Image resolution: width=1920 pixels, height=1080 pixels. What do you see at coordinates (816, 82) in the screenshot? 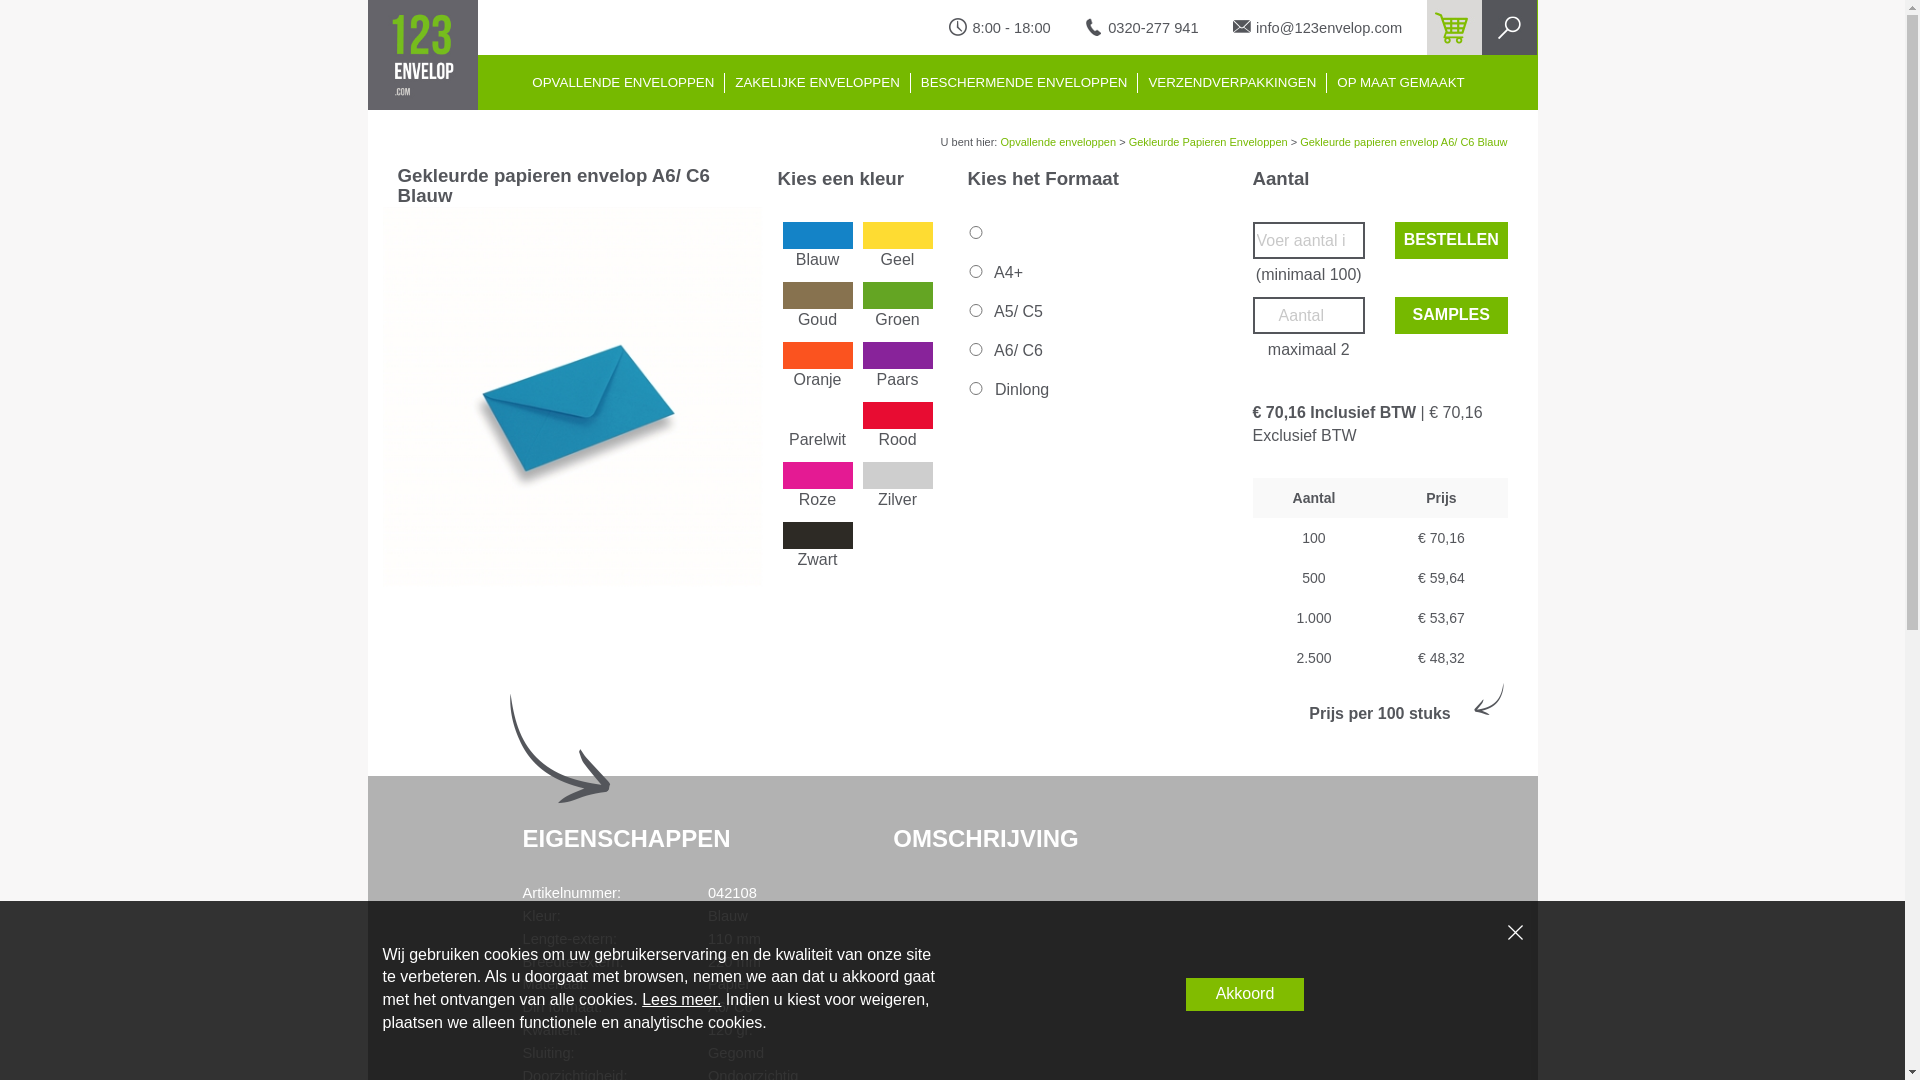
I see `'ZAKELIJKE ENVELOPPEN'` at bounding box center [816, 82].